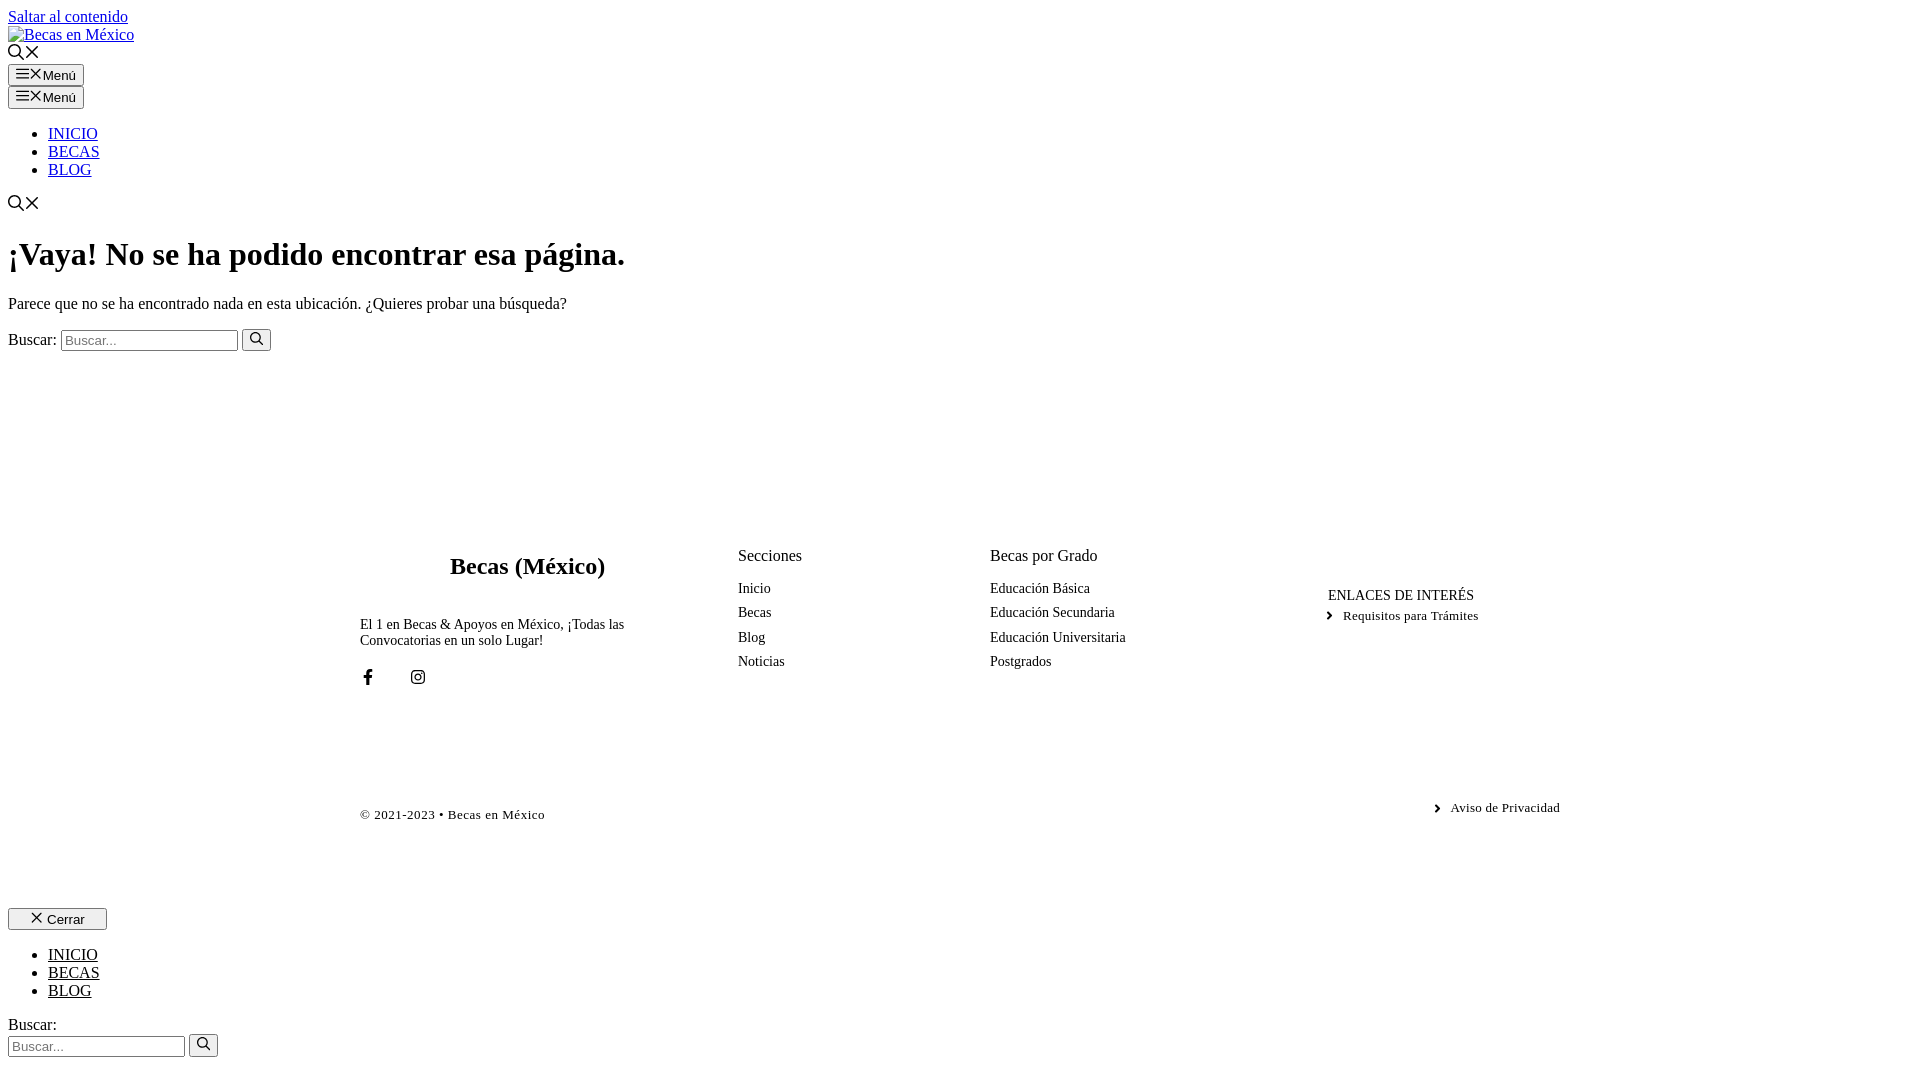  What do you see at coordinates (989, 662) in the screenshot?
I see `'Postgrados'` at bounding box center [989, 662].